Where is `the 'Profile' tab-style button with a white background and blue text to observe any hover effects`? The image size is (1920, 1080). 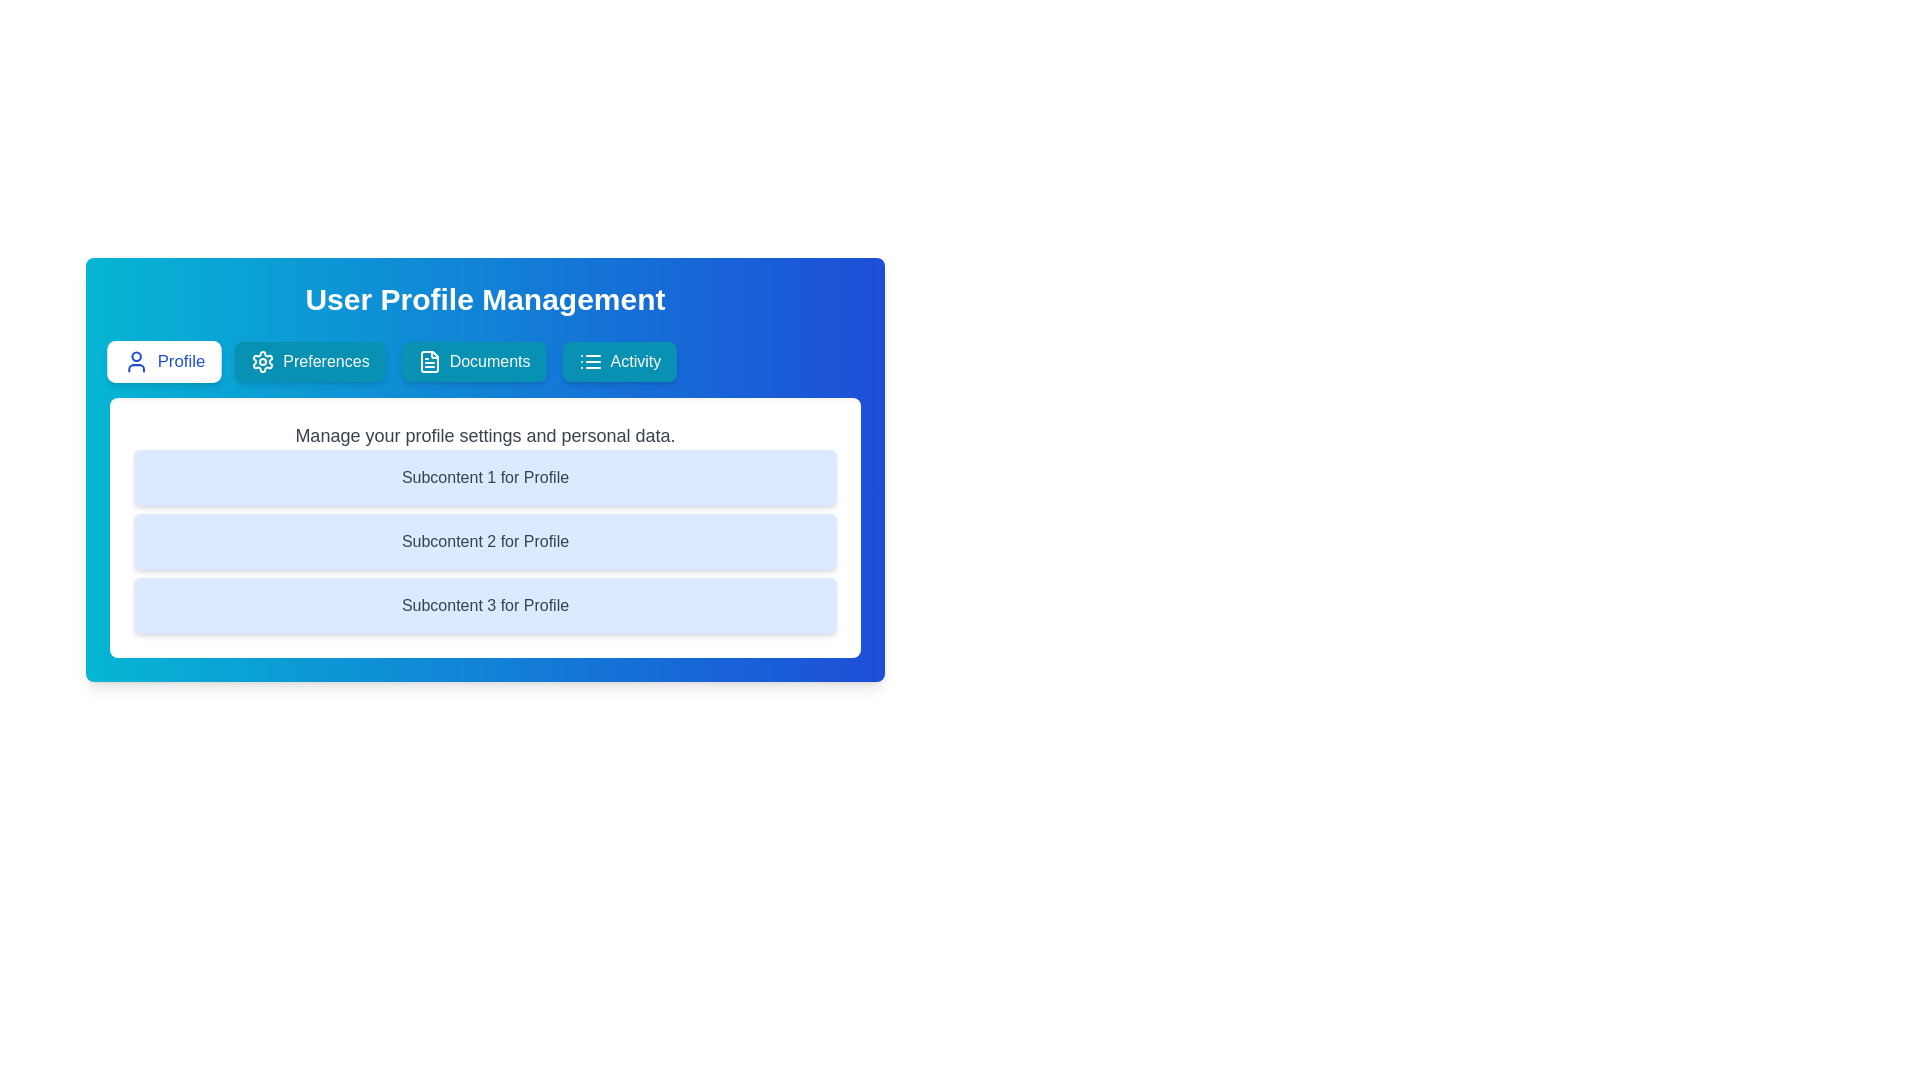
the 'Profile' tab-style button with a white background and blue text to observe any hover effects is located at coordinates (164, 362).